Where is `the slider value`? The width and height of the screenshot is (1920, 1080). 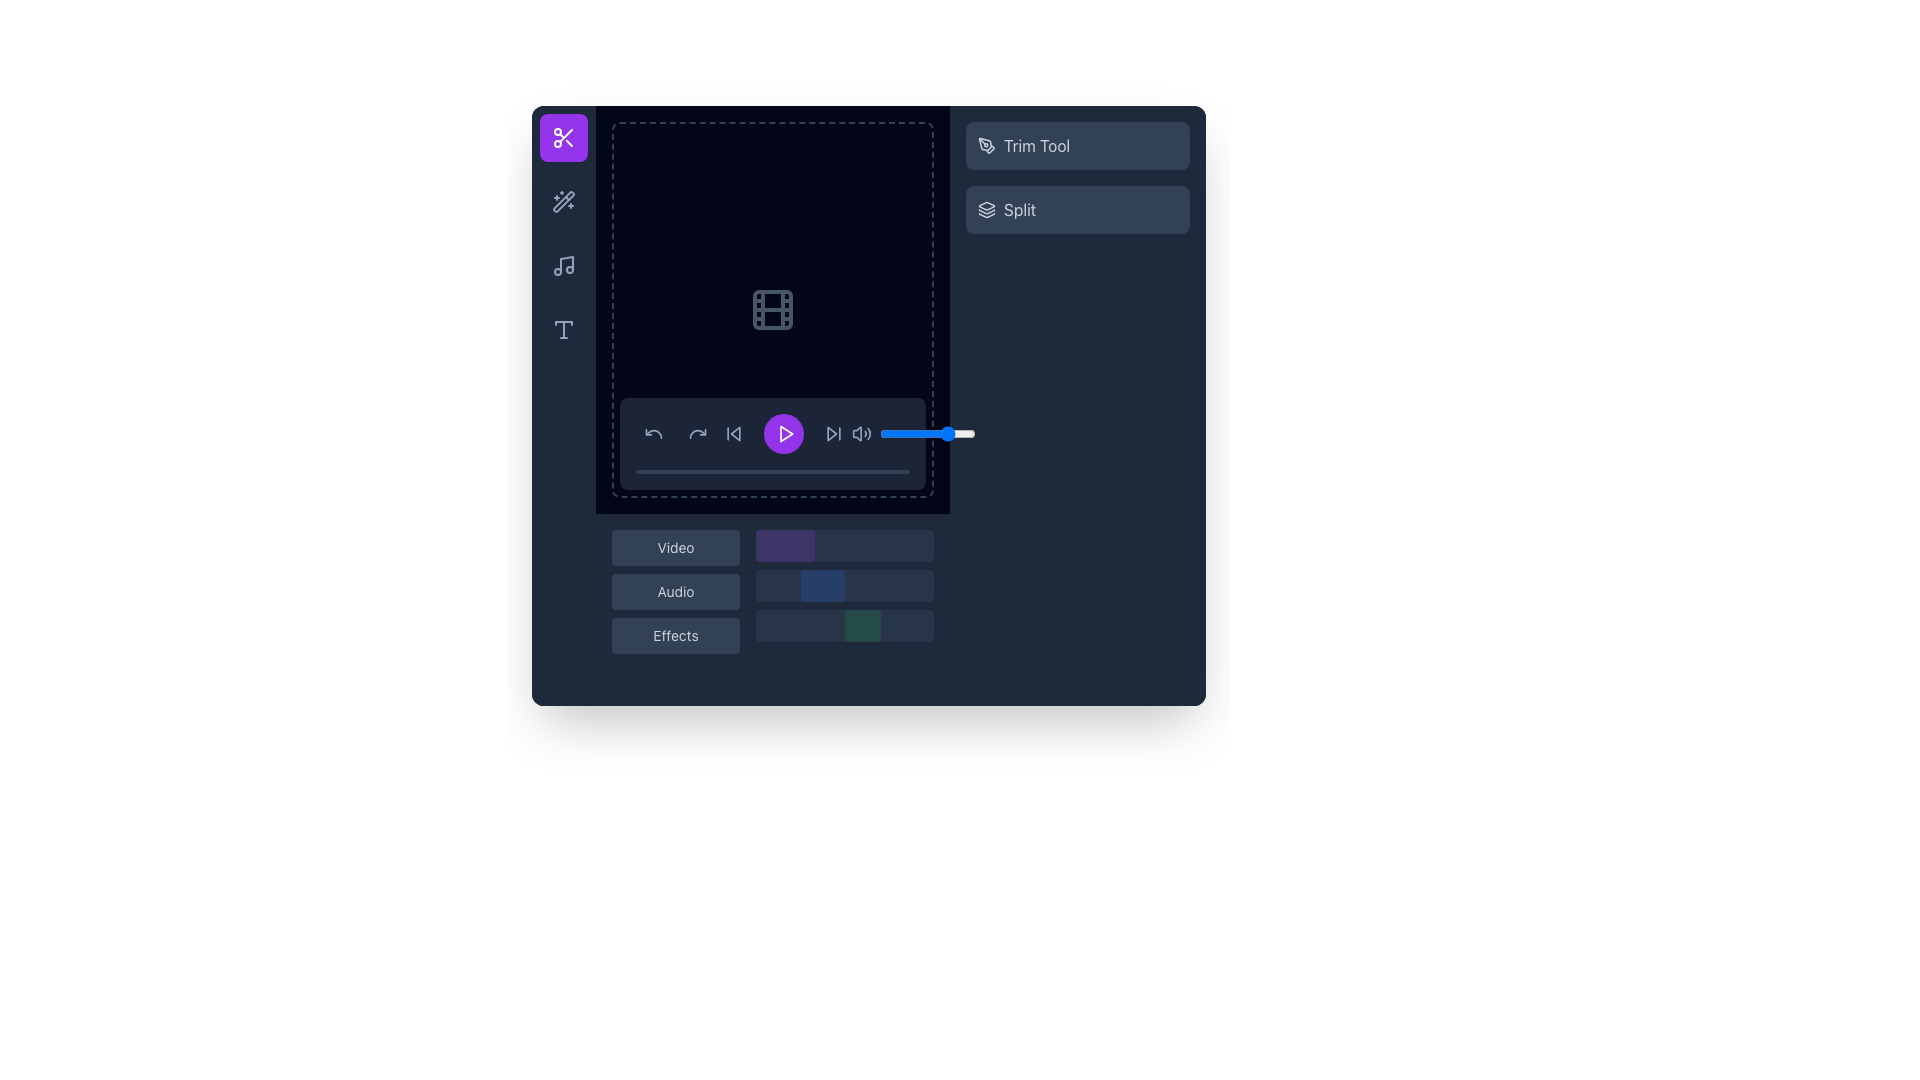 the slider value is located at coordinates (911, 433).